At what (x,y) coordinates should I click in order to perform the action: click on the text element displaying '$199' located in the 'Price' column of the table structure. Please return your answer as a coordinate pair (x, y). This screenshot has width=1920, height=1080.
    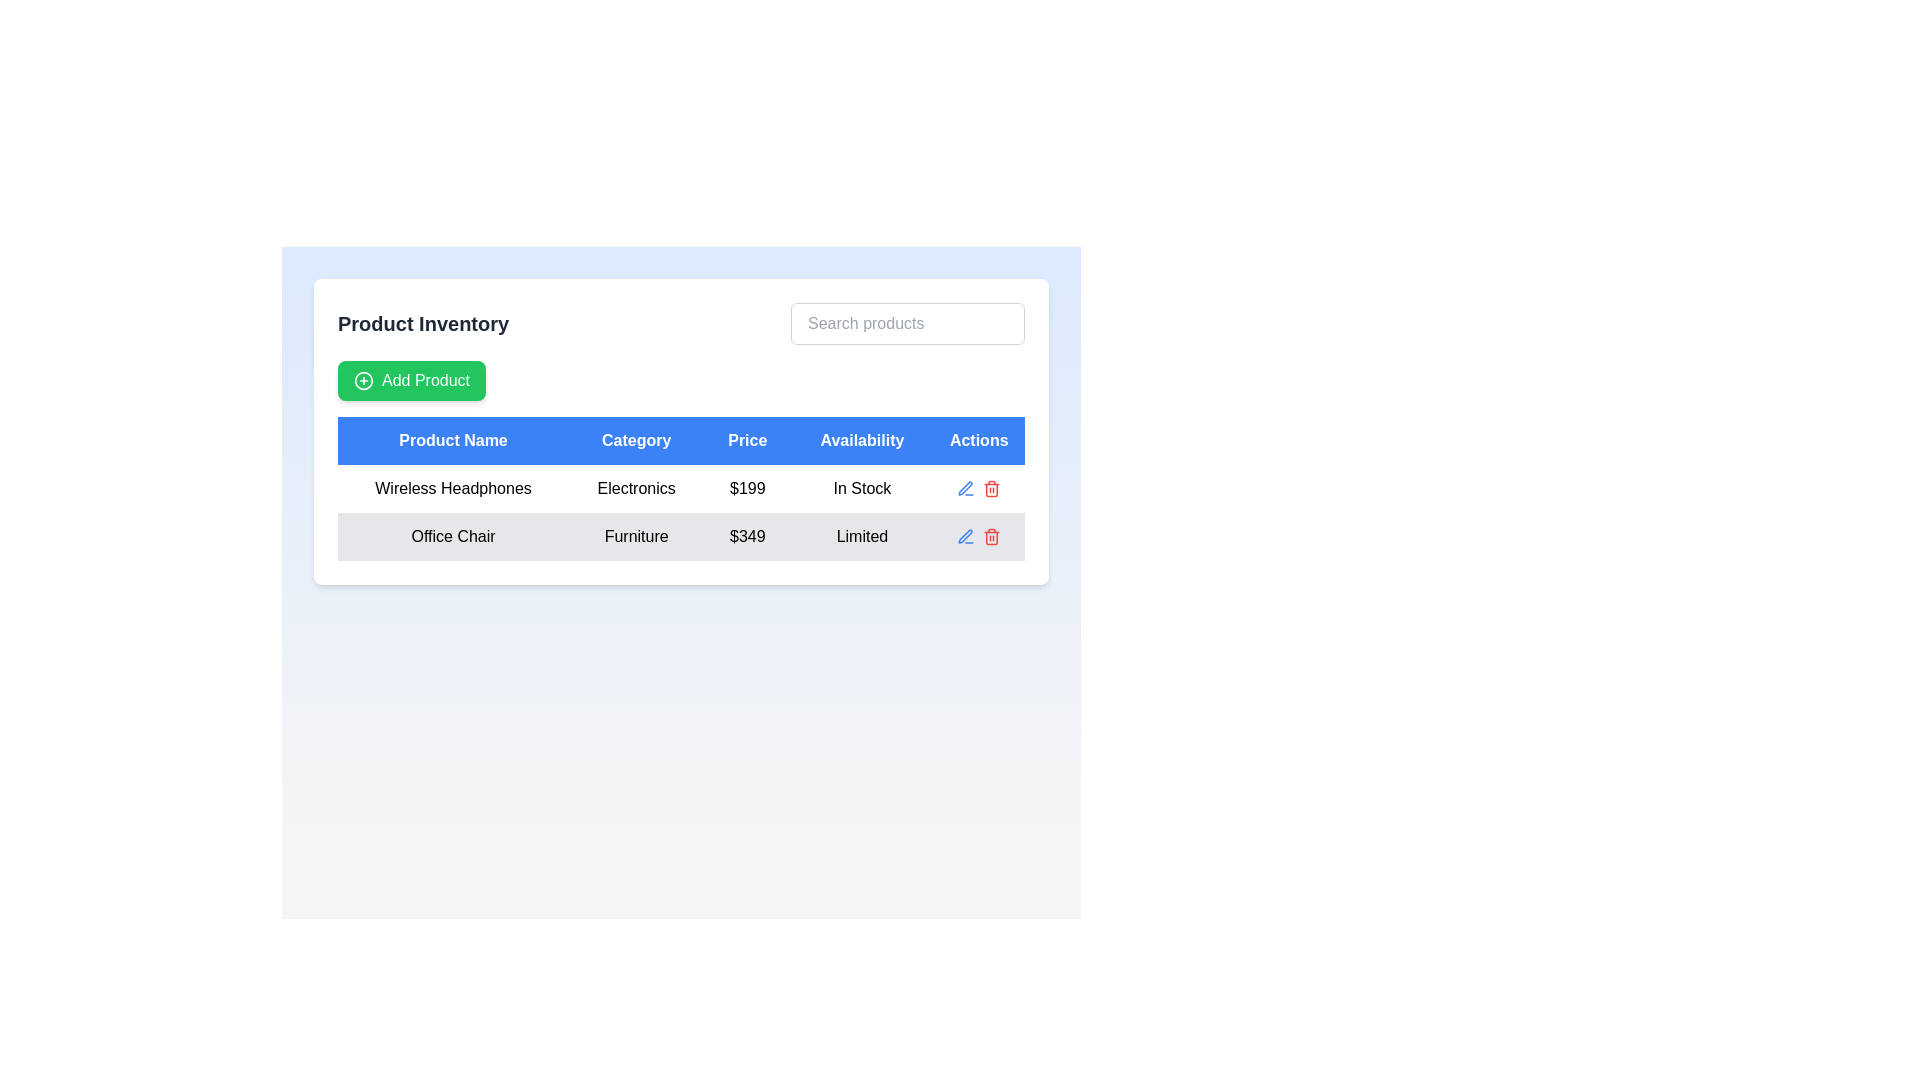
    Looking at the image, I should click on (746, 489).